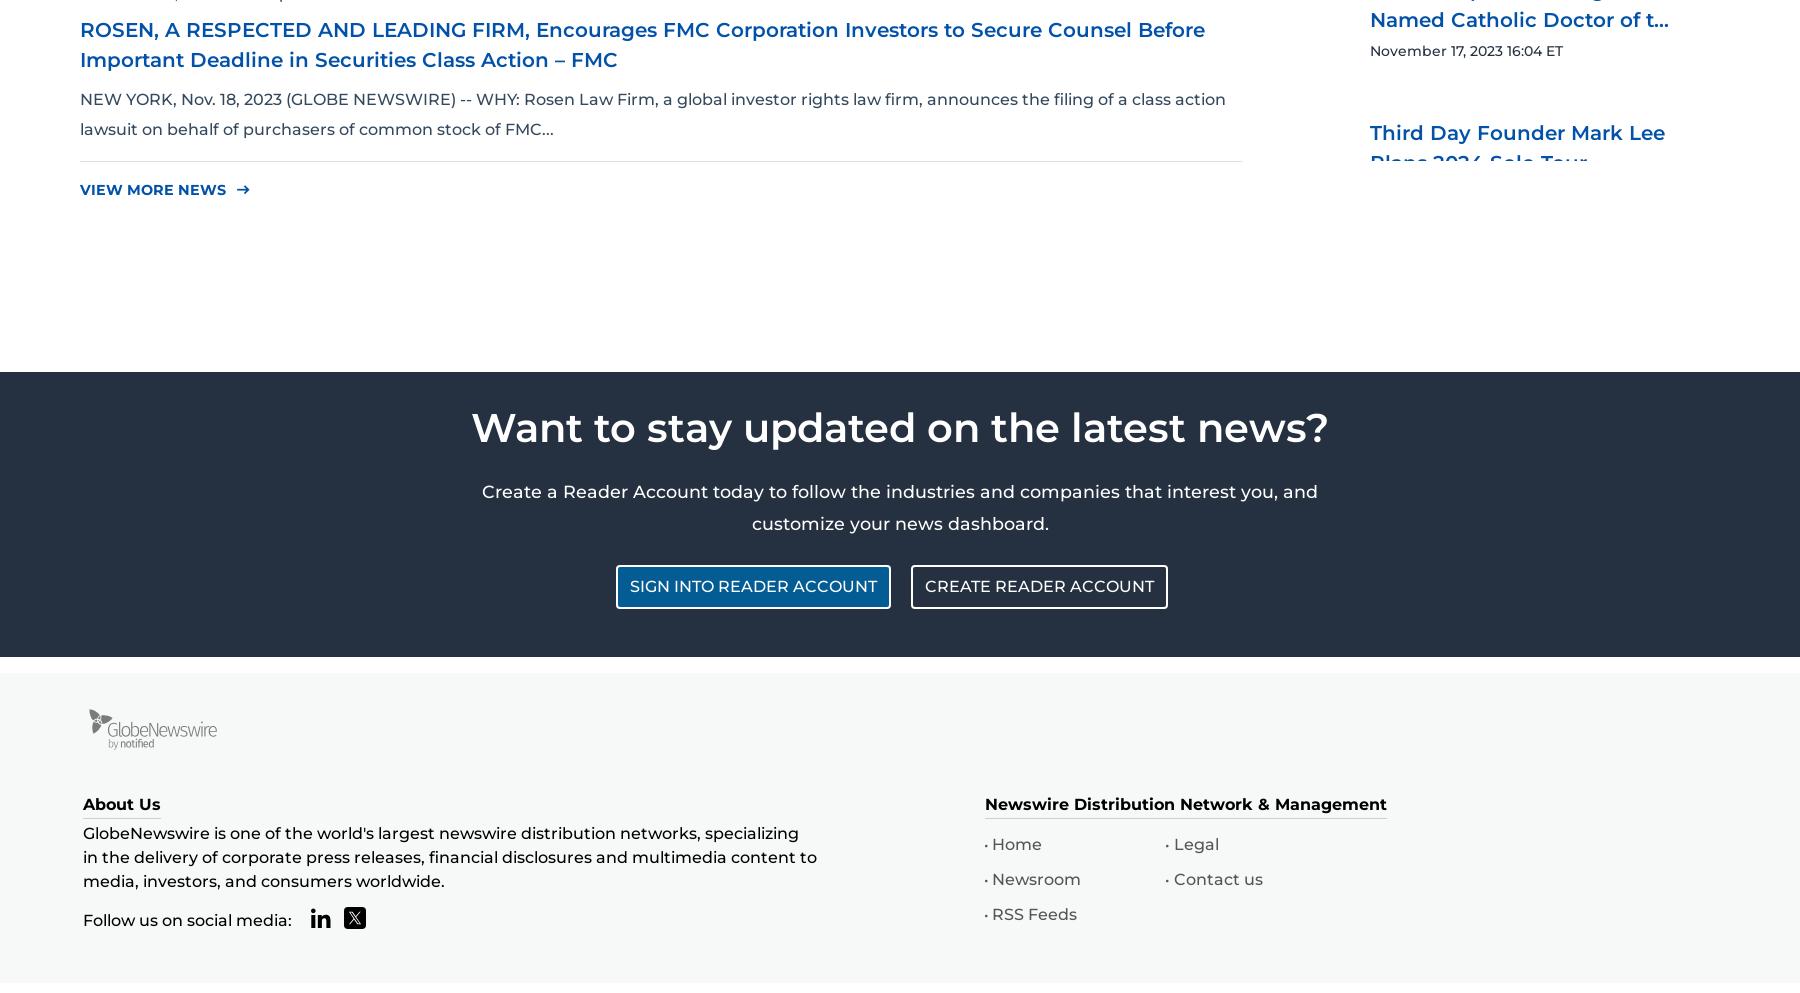 The height and width of the screenshot is (993, 1800). What do you see at coordinates (189, 919) in the screenshot?
I see `'Follow us on social media:'` at bounding box center [189, 919].